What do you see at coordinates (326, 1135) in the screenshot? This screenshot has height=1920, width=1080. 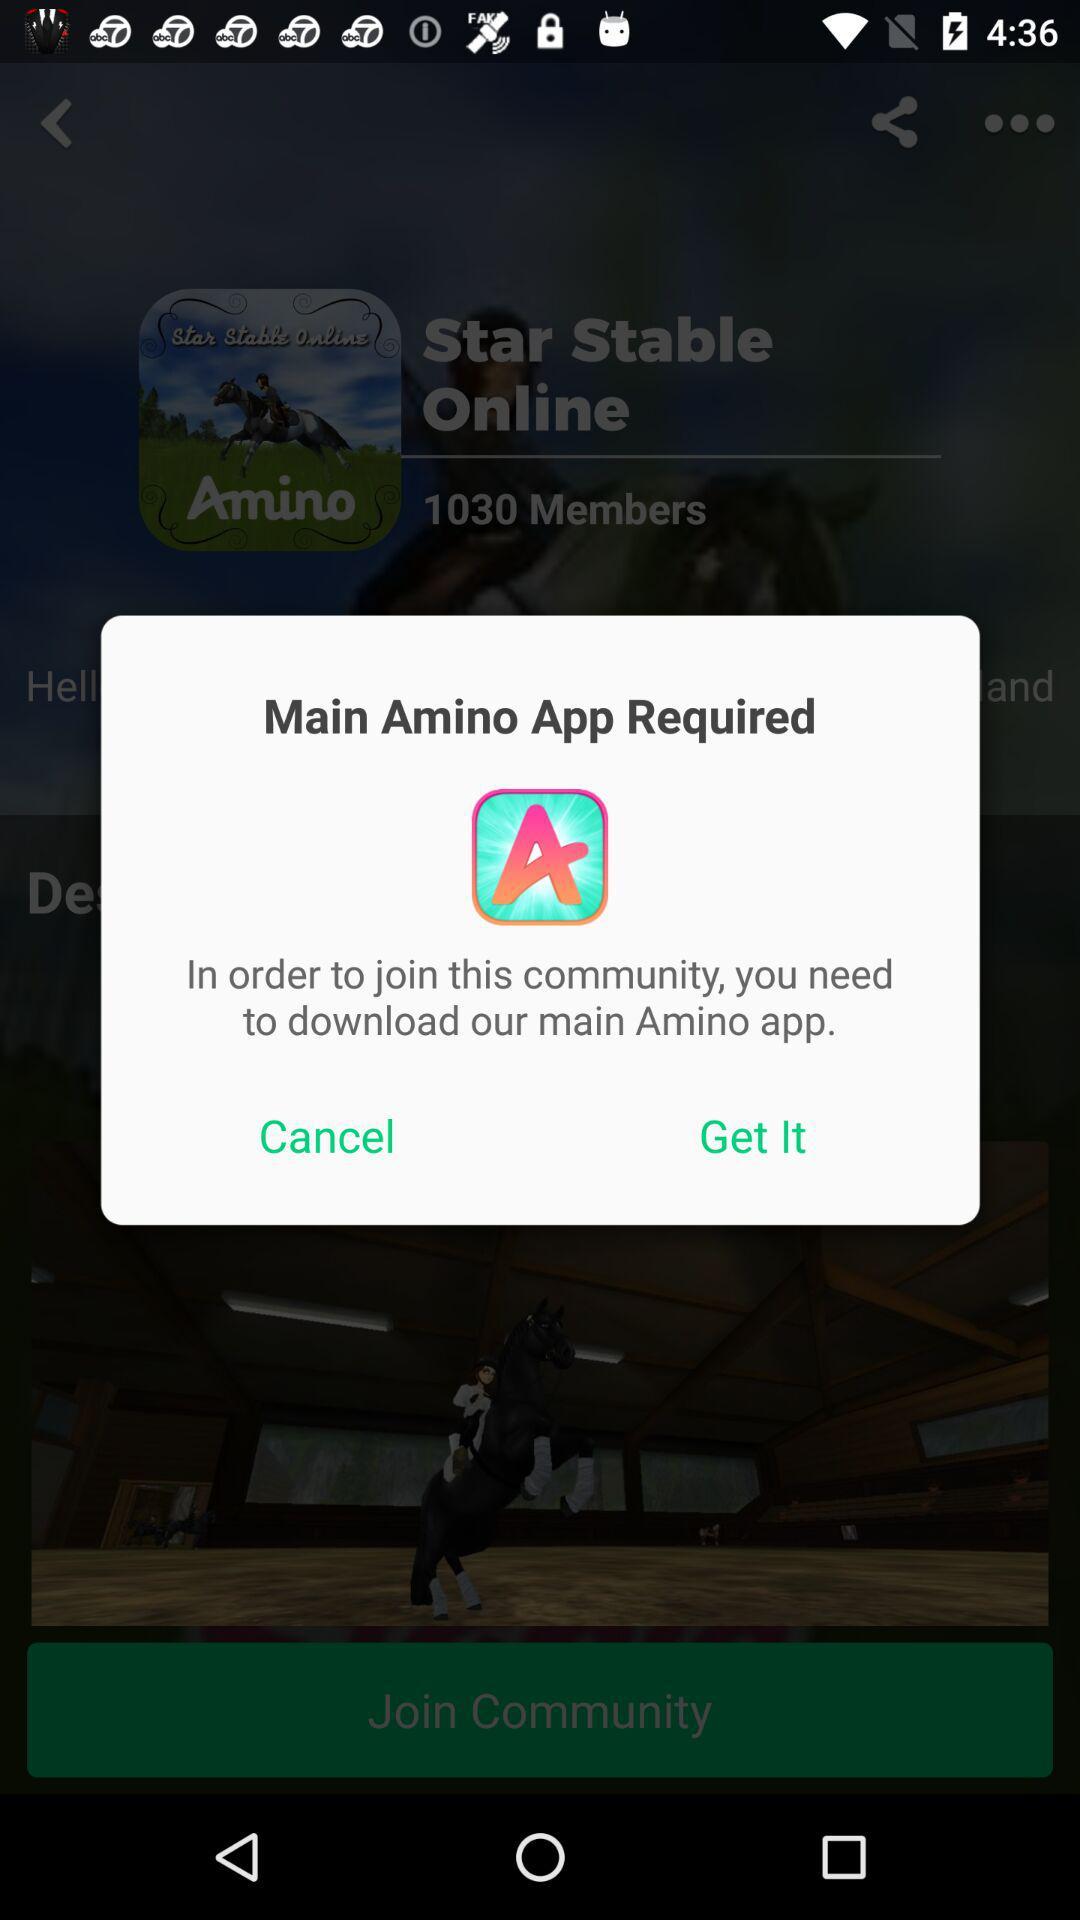 I see `app below the in order to icon` at bounding box center [326, 1135].